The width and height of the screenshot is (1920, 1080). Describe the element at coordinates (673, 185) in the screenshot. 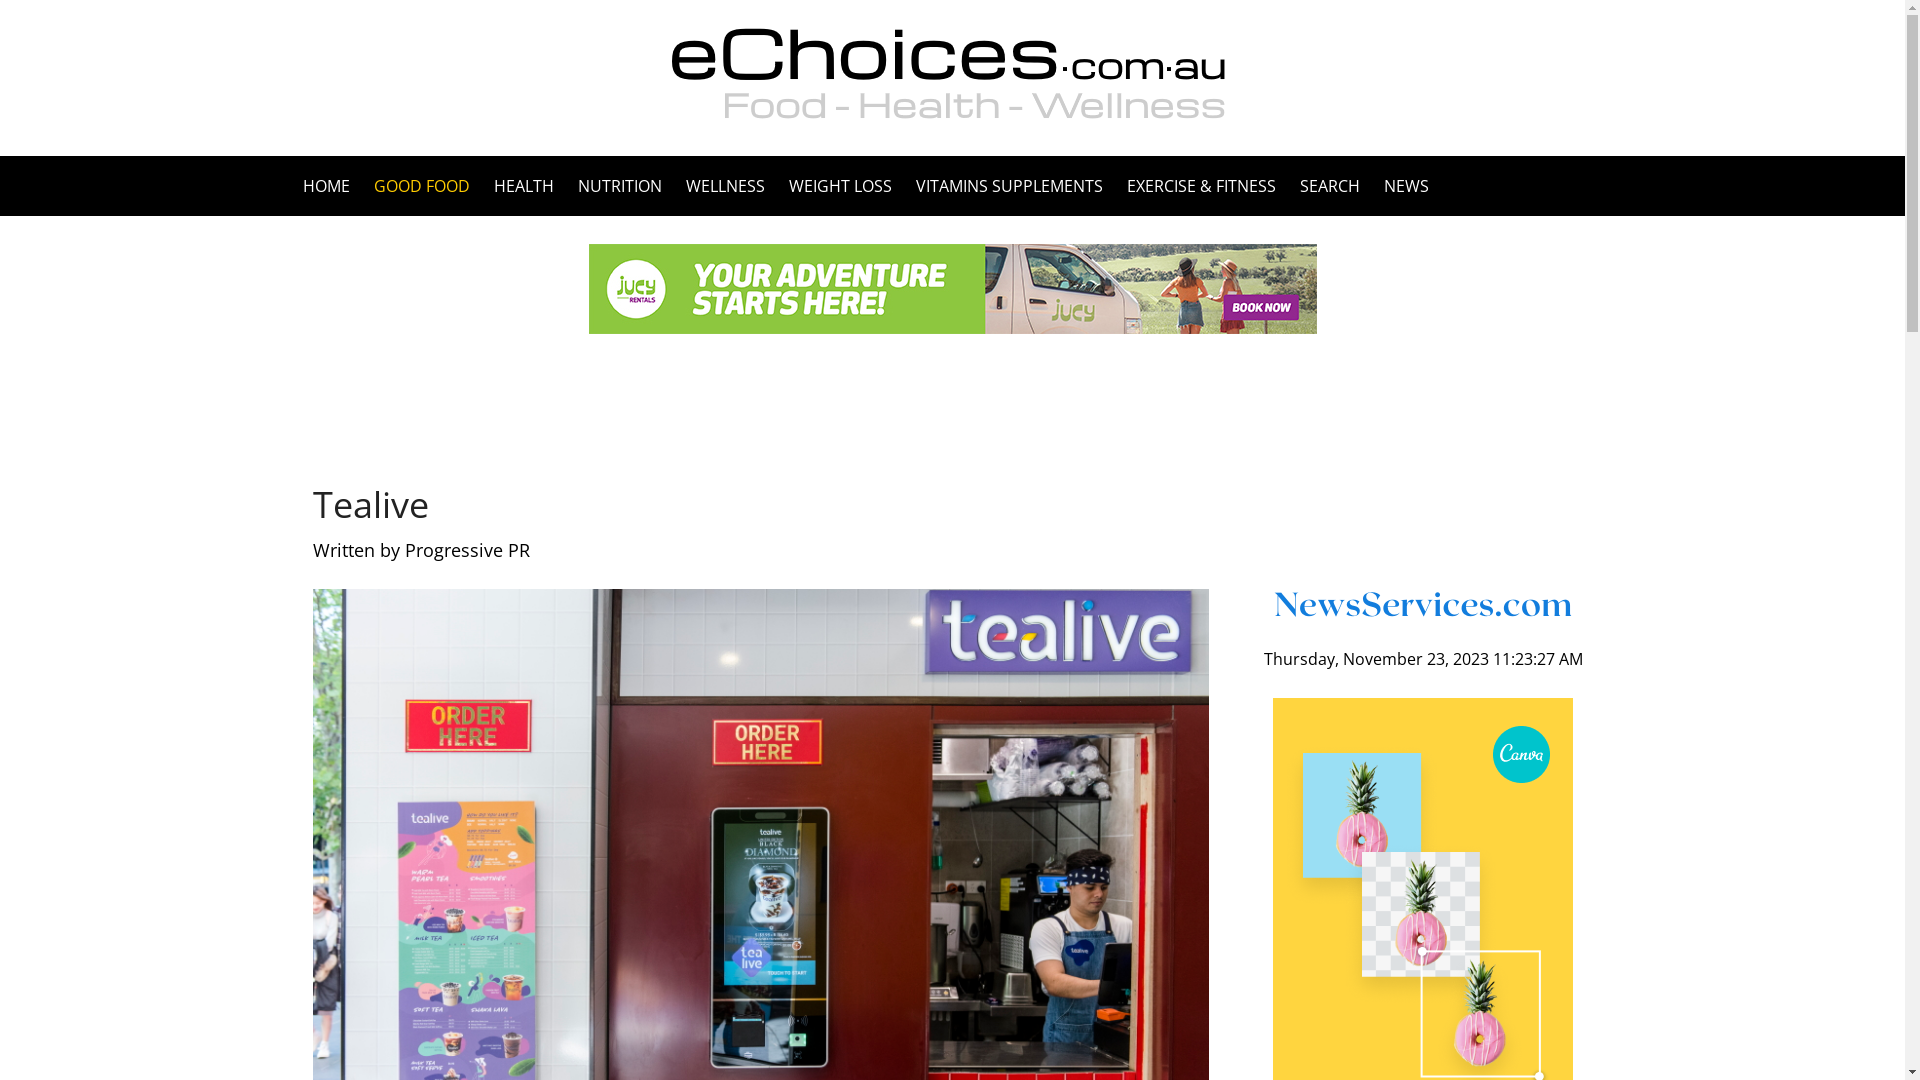

I see `'WELLNESS'` at that location.